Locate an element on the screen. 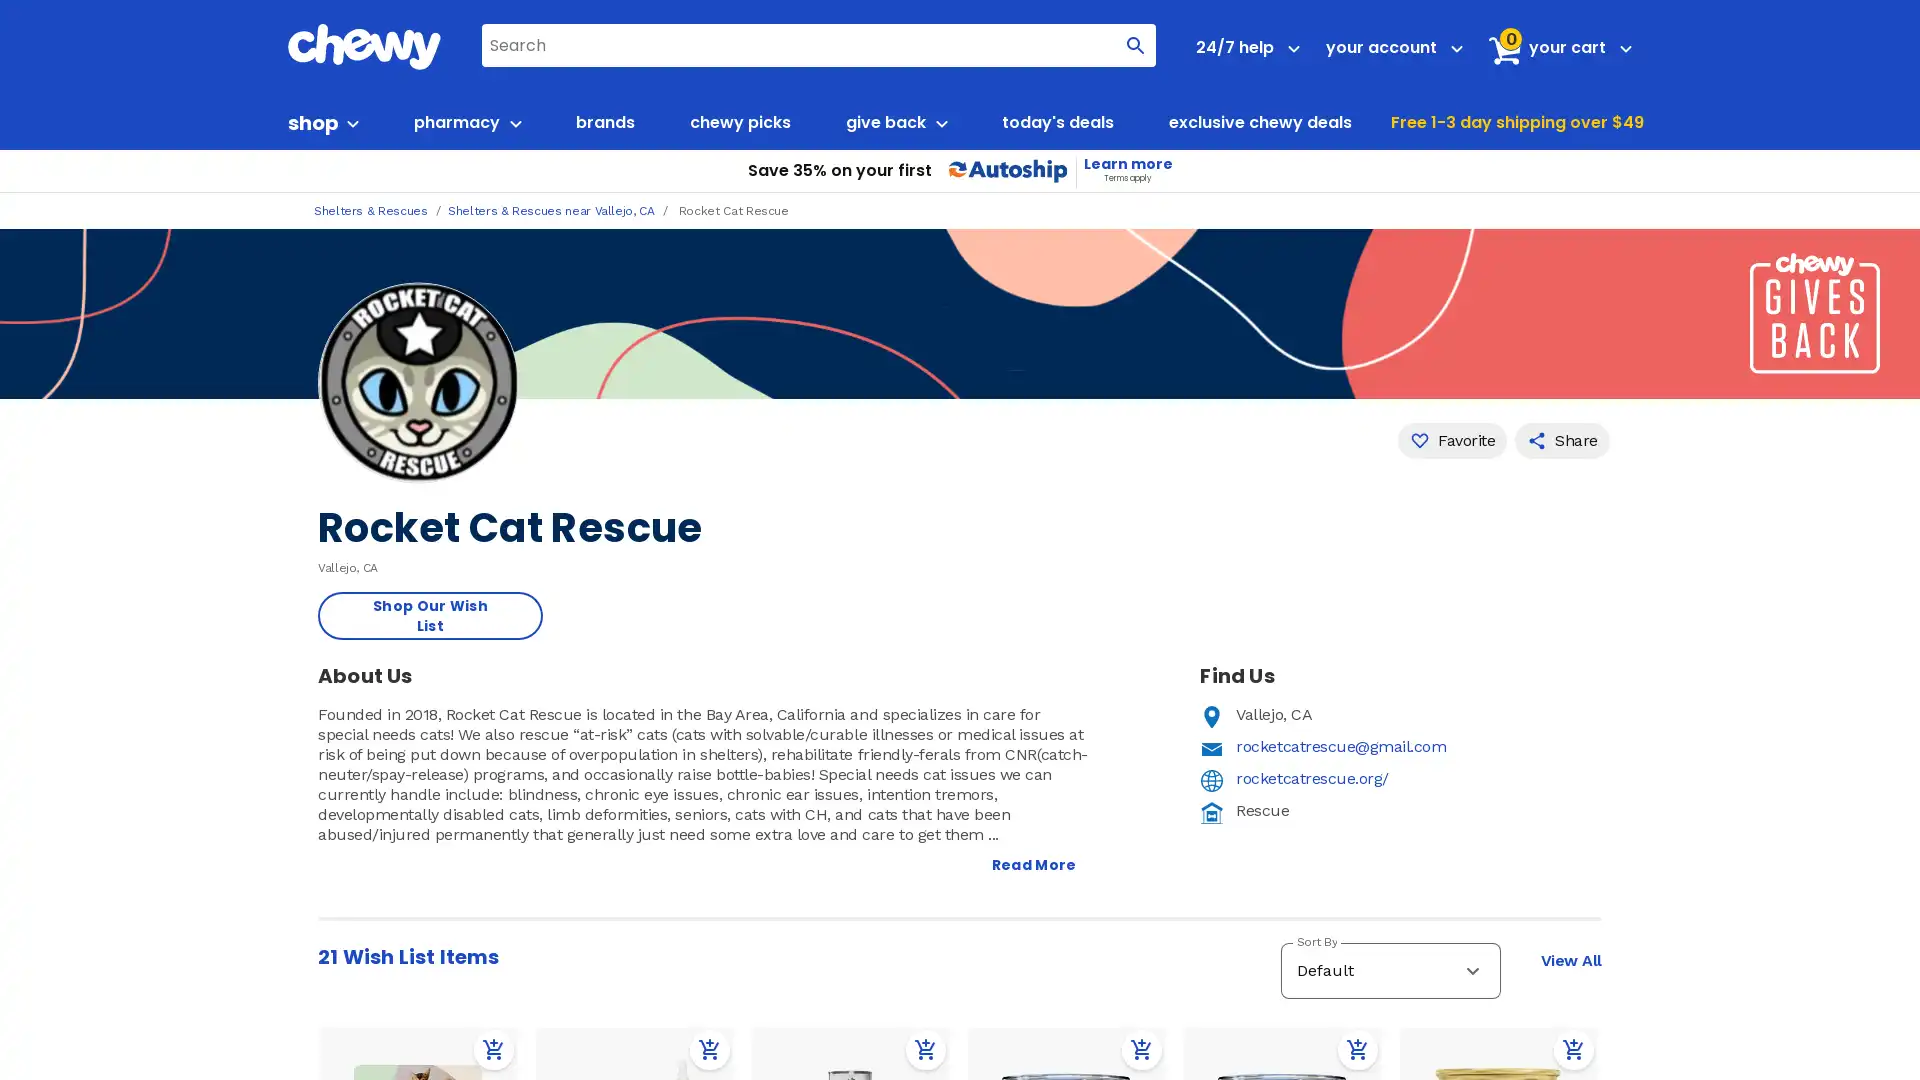 The width and height of the screenshot is (1920, 1080). Add 1 item to cart. Chewy Gives Back eGift Card is located at coordinates (494, 1048).